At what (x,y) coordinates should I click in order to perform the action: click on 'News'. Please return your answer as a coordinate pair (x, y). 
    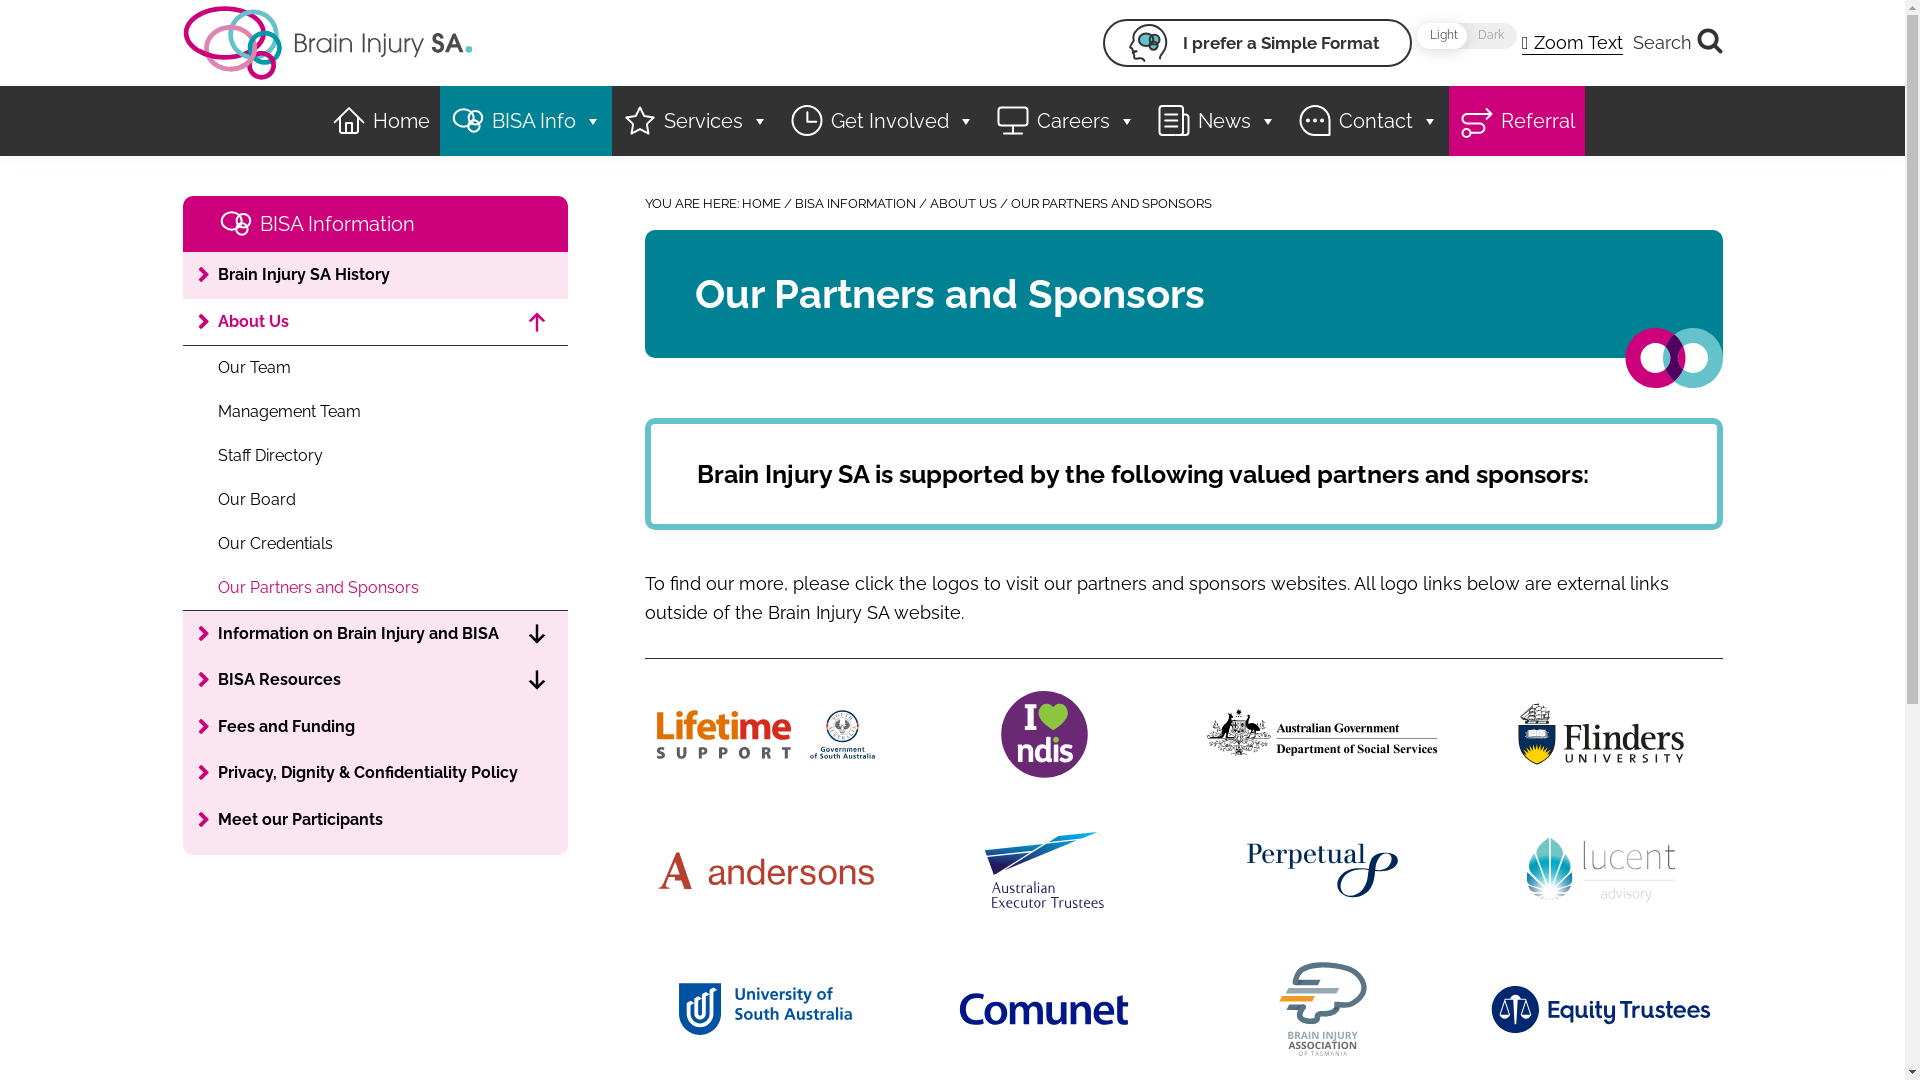
    Looking at the image, I should click on (1146, 120).